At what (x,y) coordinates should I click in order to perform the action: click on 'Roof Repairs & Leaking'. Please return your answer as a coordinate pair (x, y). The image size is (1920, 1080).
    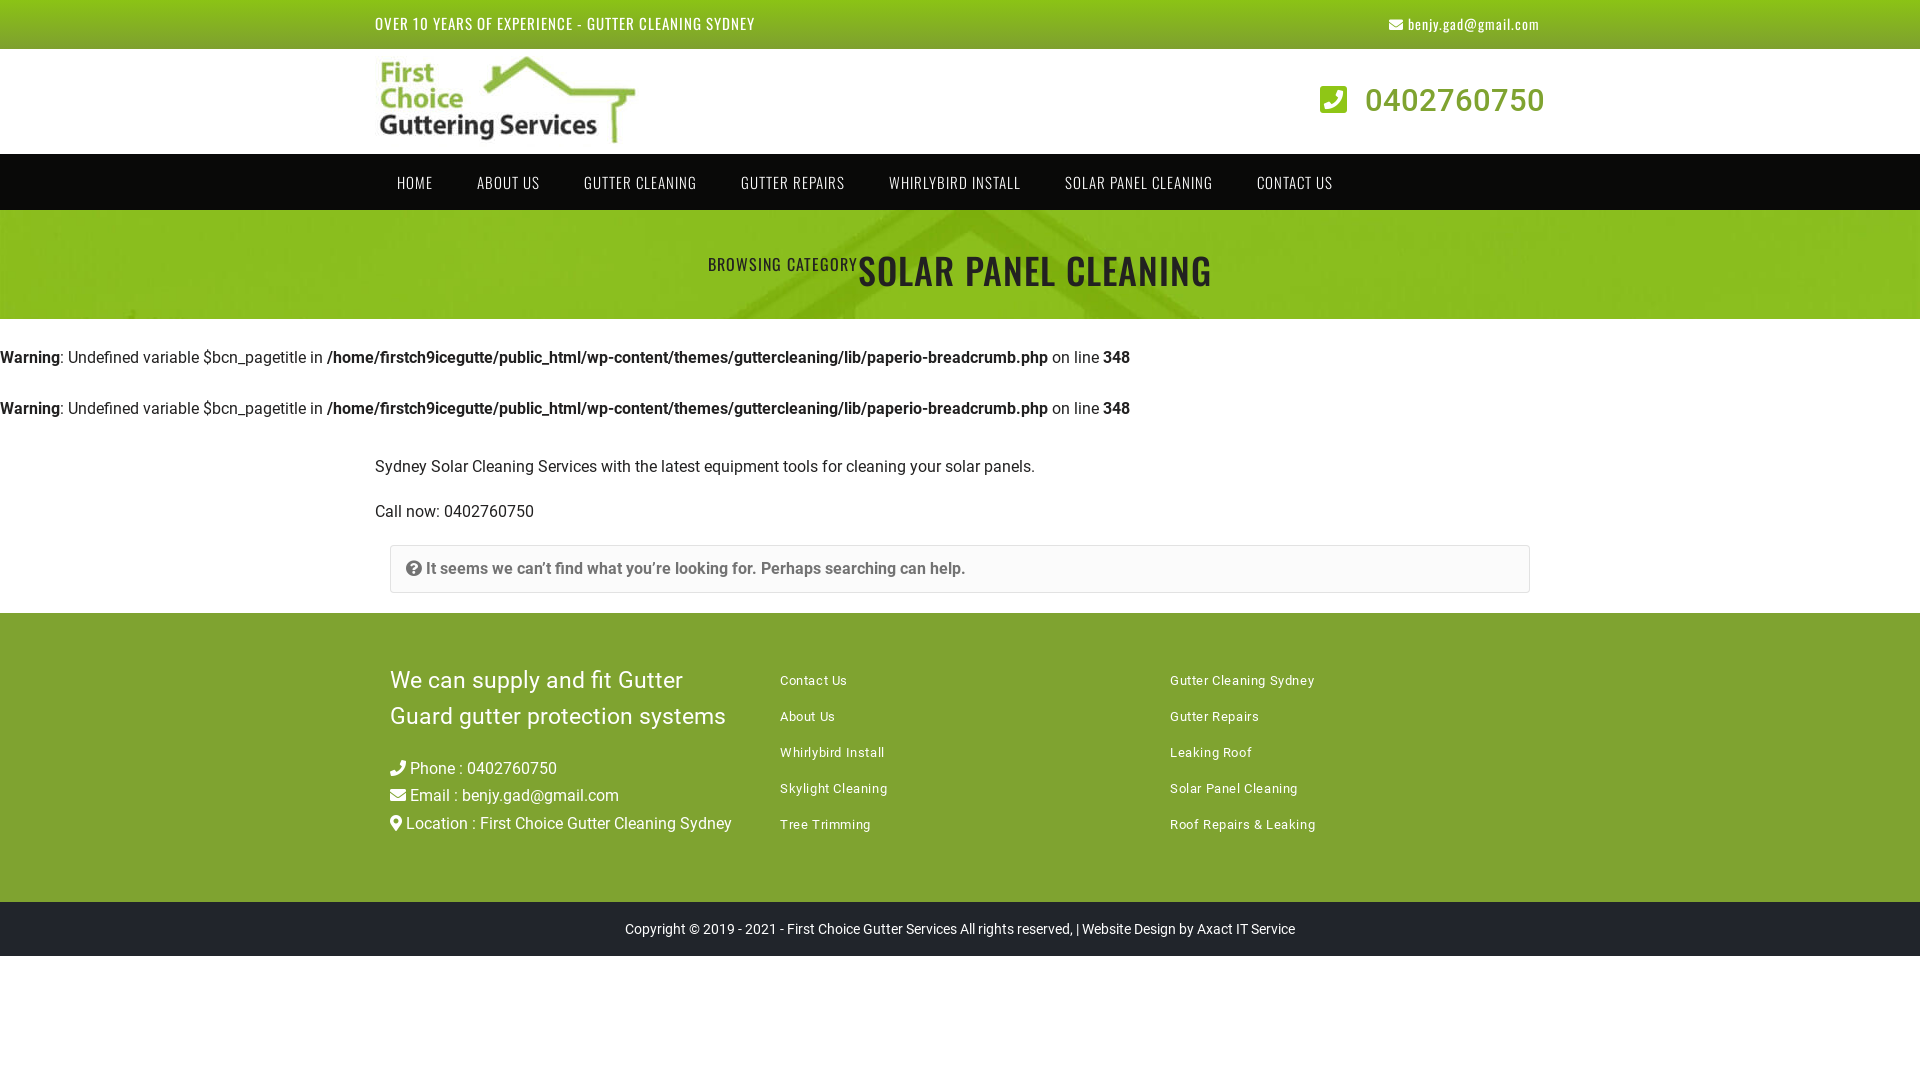
    Looking at the image, I should click on (1241, 824).